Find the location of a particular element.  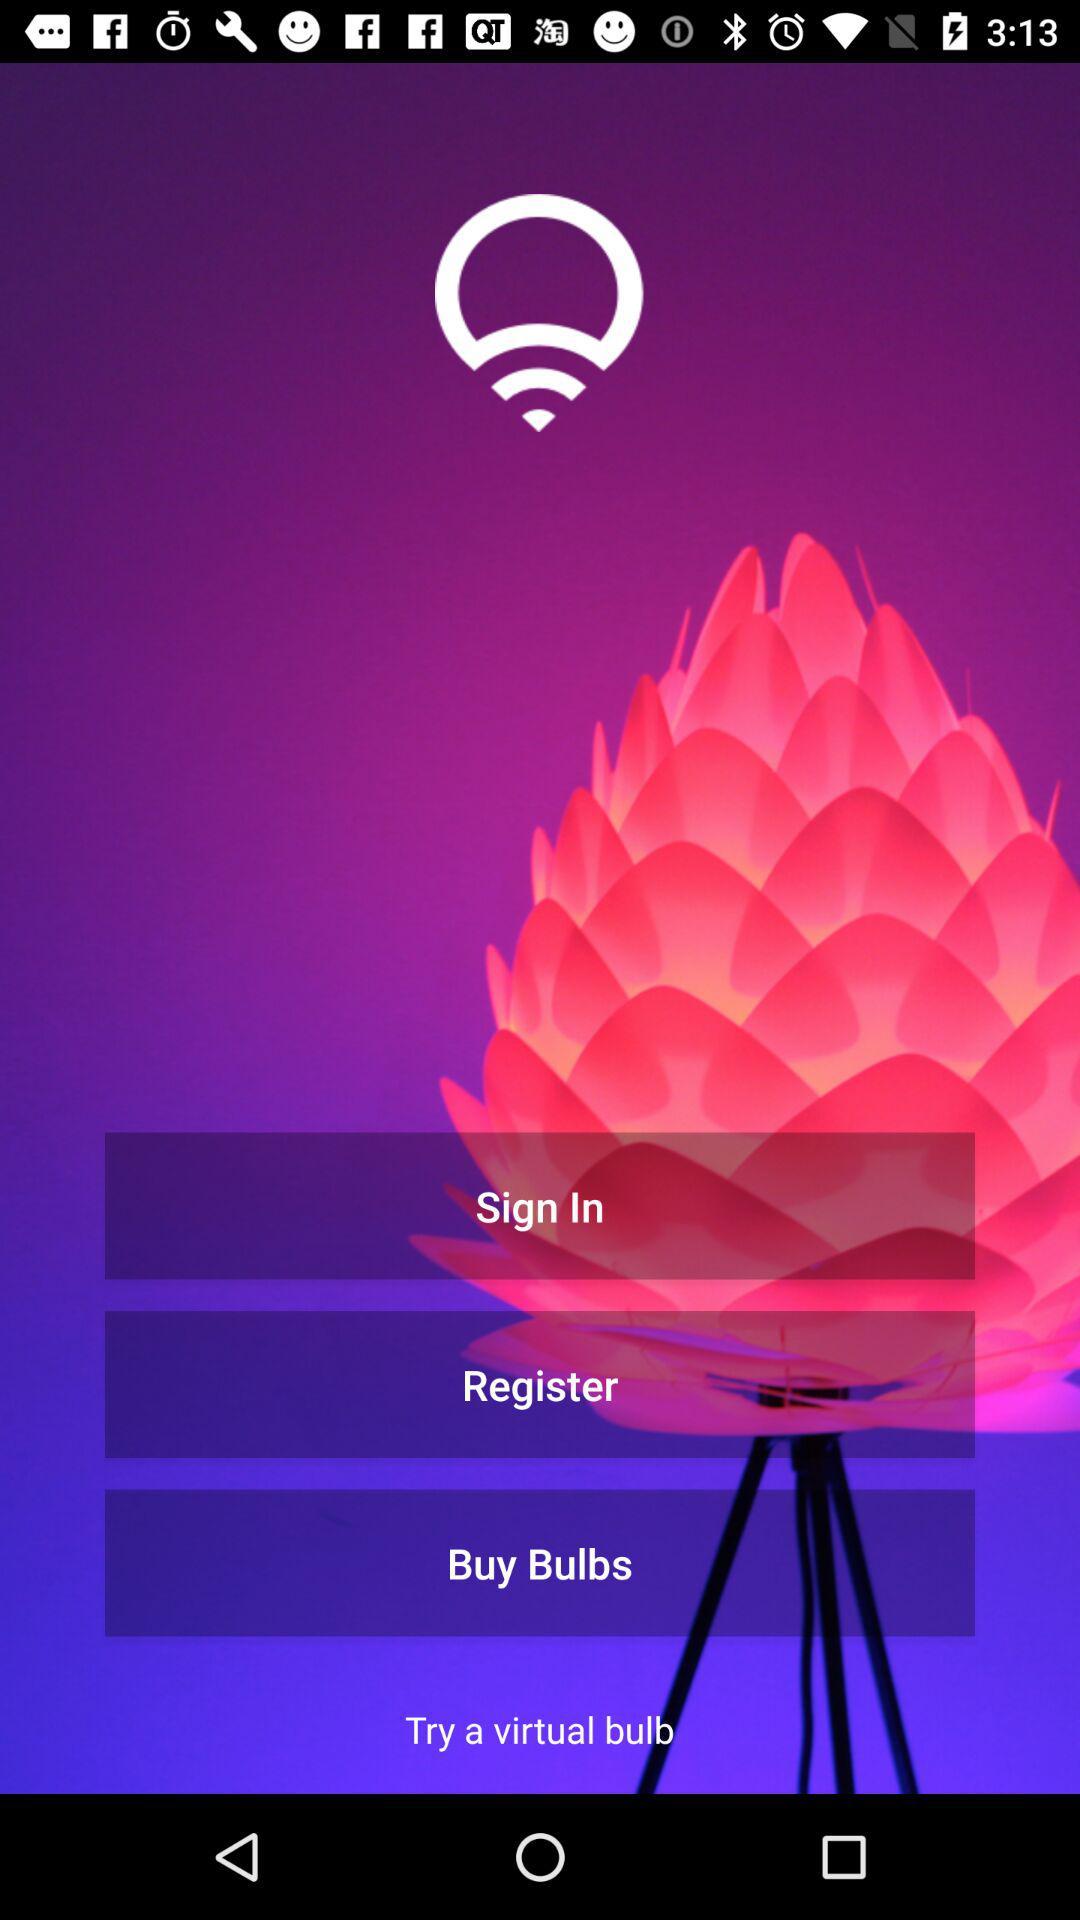

icon above the try a virtual icon is located at coordinates (540, 1562).